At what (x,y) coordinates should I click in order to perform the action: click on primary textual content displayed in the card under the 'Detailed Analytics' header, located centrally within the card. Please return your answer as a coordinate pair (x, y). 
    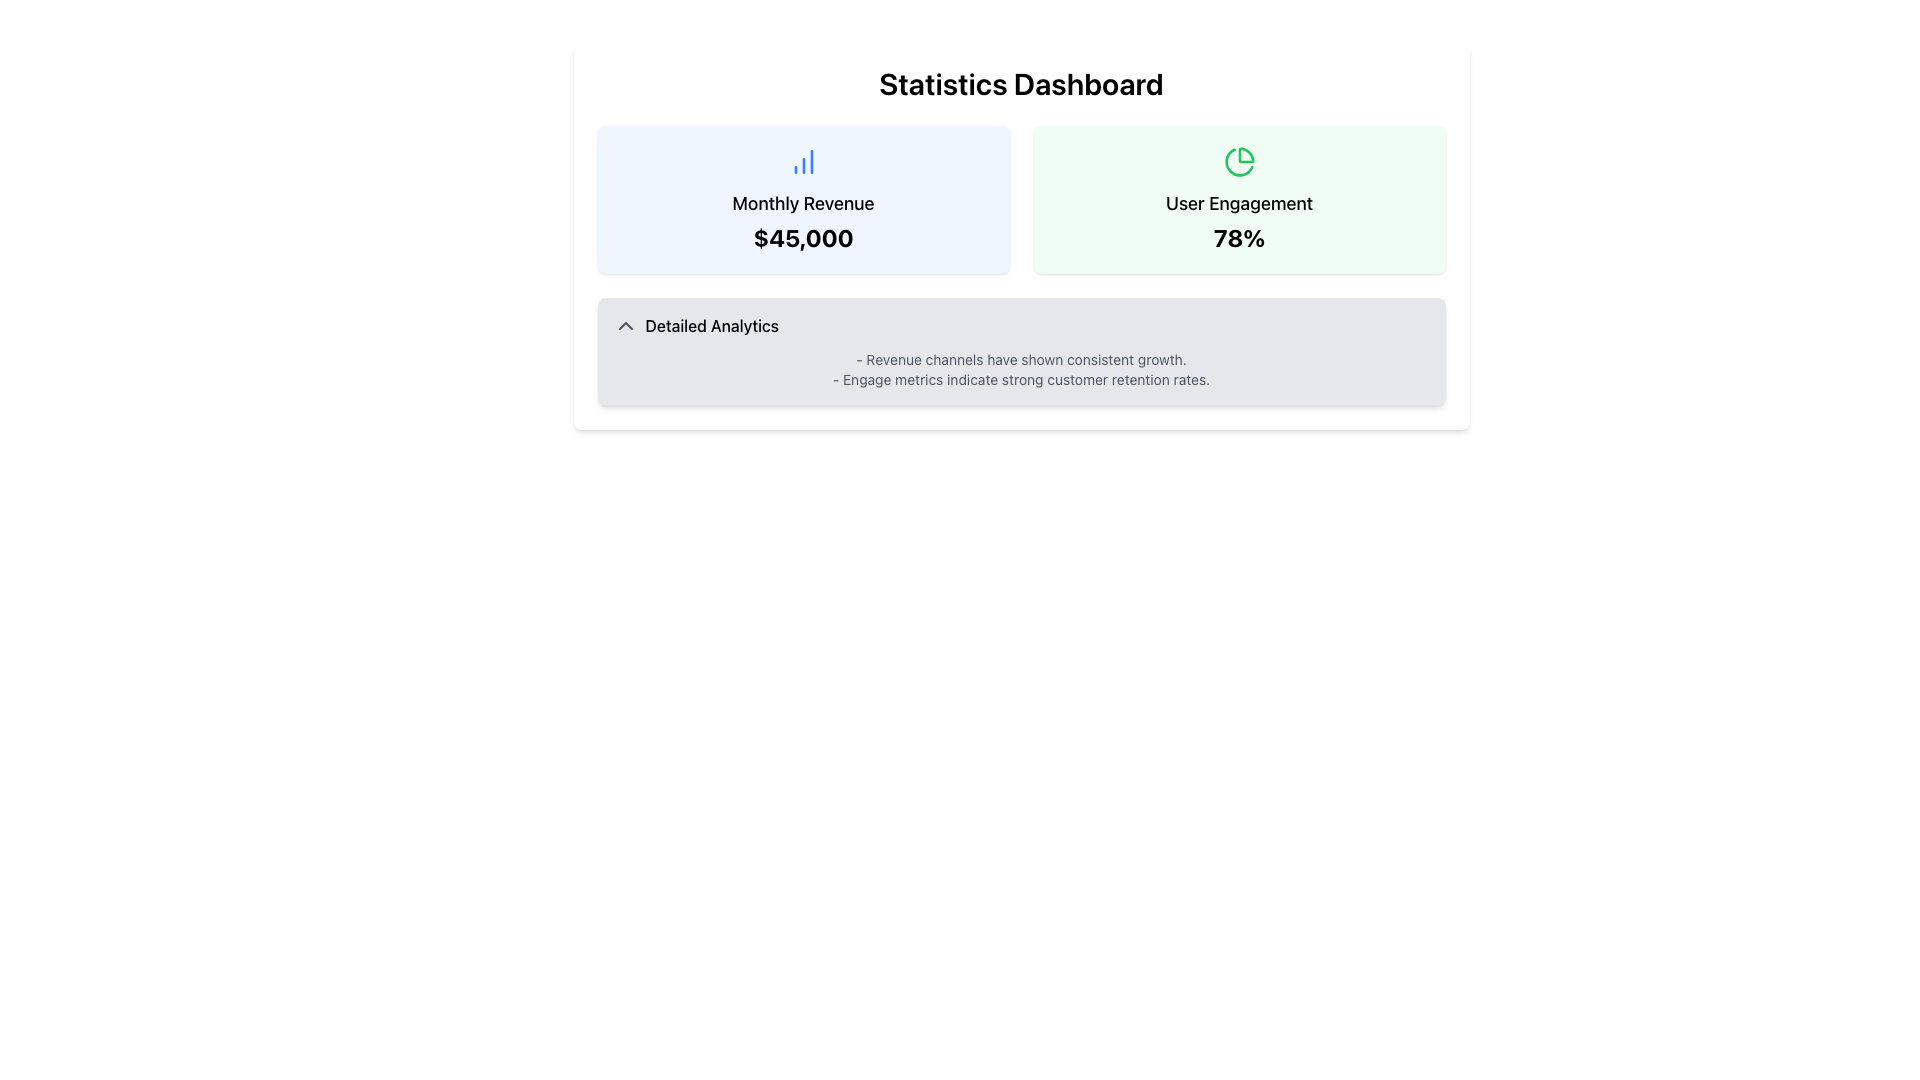
    Looking at the image, I should click on (1021, 370).